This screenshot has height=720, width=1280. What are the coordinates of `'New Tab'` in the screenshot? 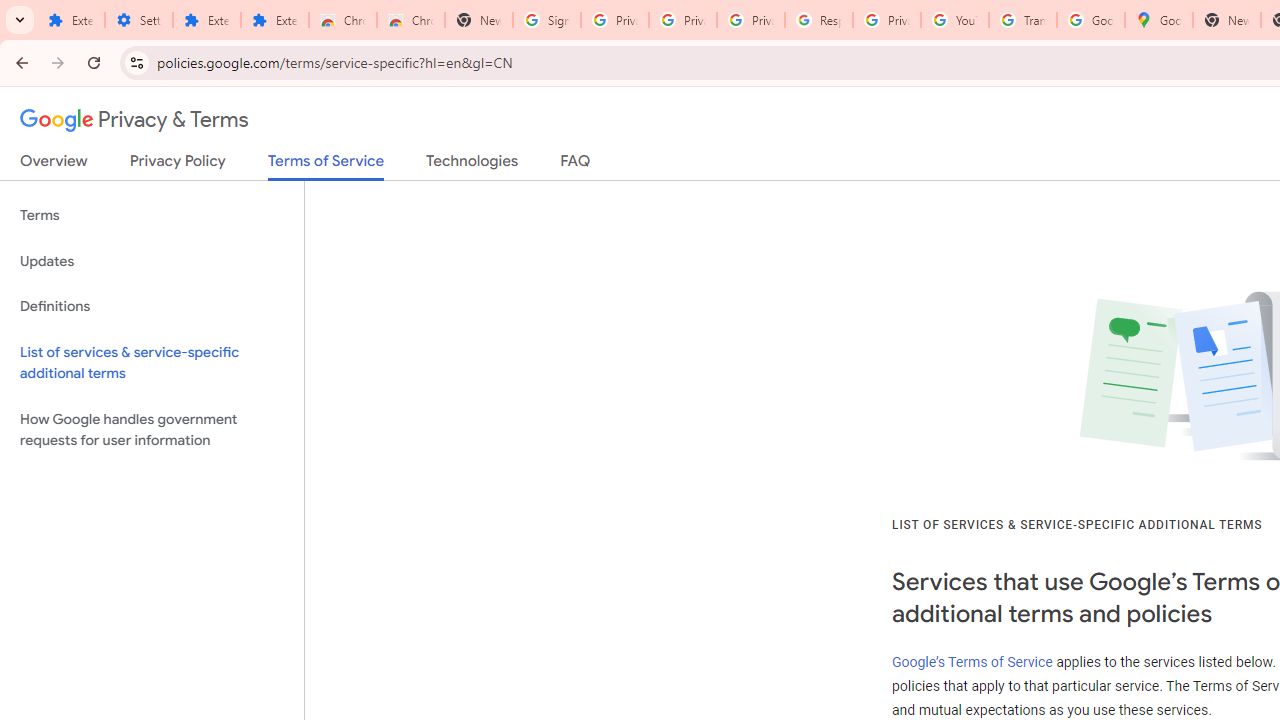 It's located at (478, 20).